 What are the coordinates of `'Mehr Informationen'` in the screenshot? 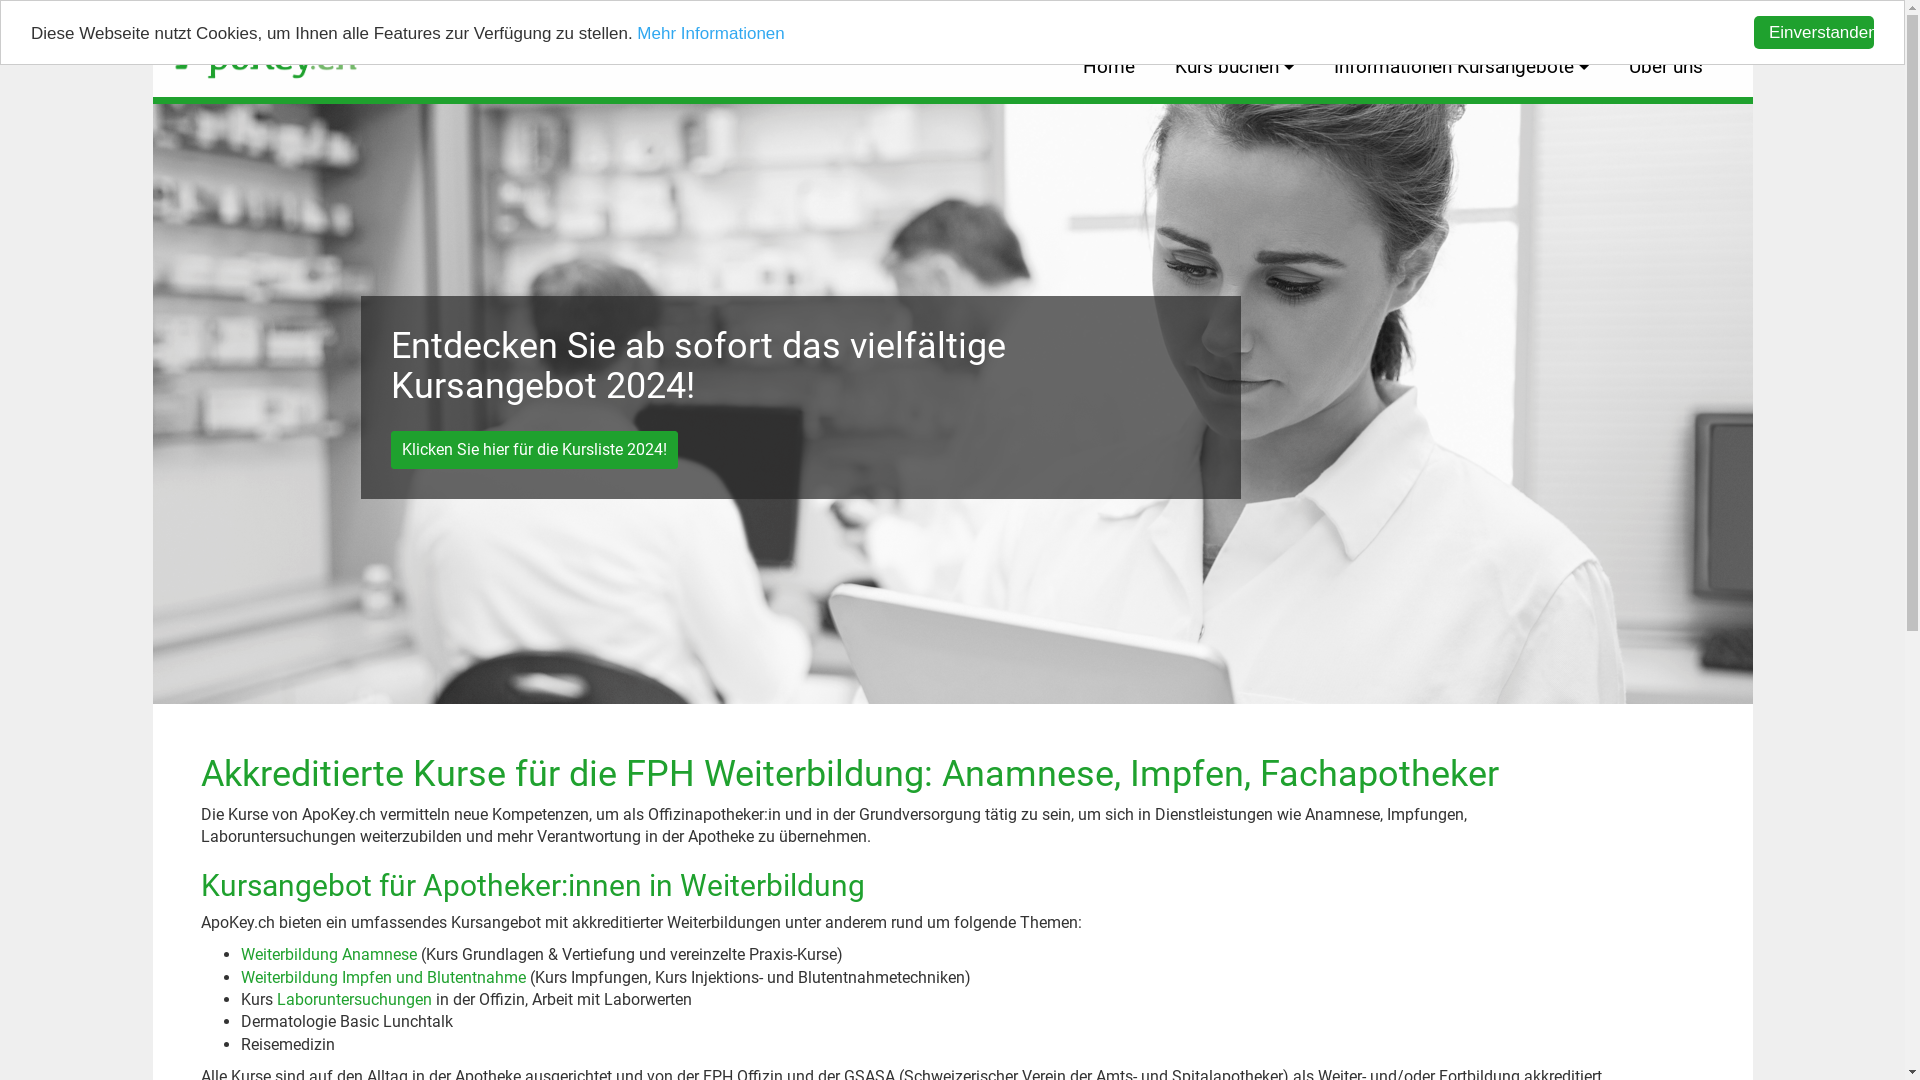 It's located at (710, 33).